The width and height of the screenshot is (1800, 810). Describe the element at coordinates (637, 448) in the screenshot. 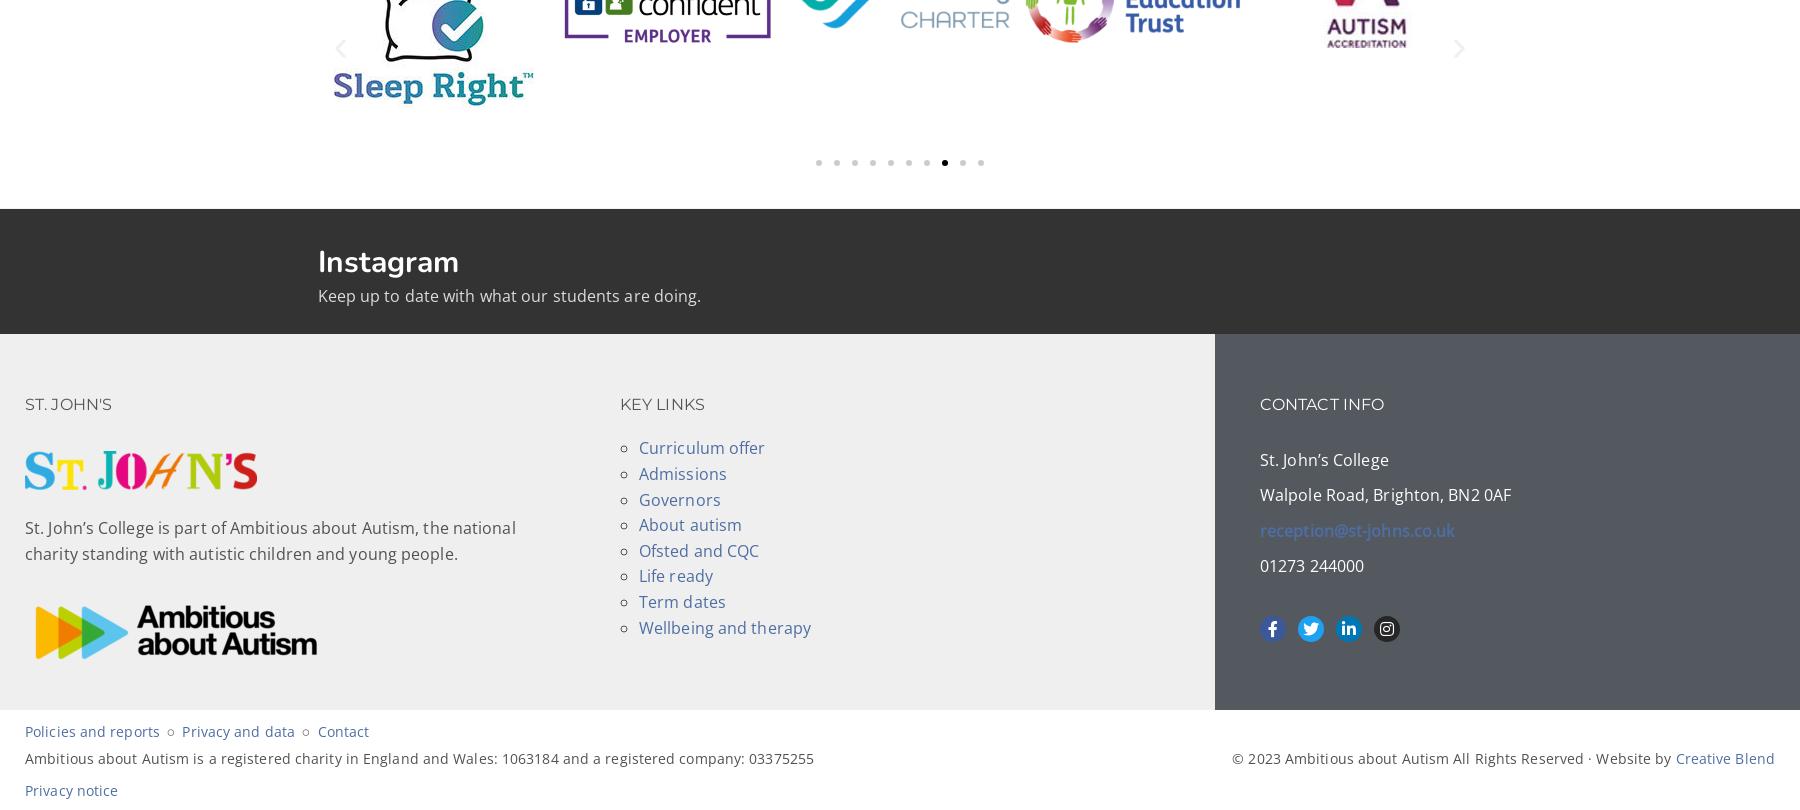

I see `'Curriculum offer'` at that location.